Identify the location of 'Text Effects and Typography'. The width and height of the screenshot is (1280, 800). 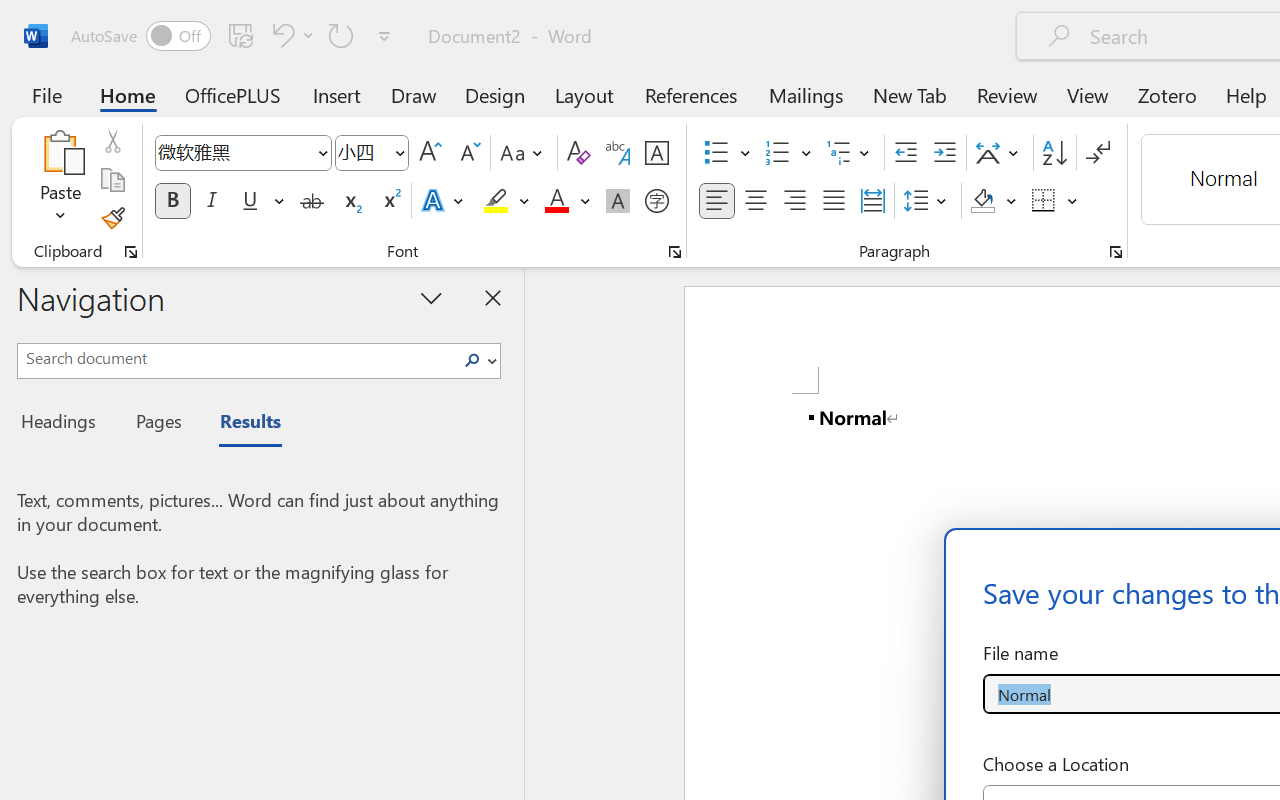
(443, 201).